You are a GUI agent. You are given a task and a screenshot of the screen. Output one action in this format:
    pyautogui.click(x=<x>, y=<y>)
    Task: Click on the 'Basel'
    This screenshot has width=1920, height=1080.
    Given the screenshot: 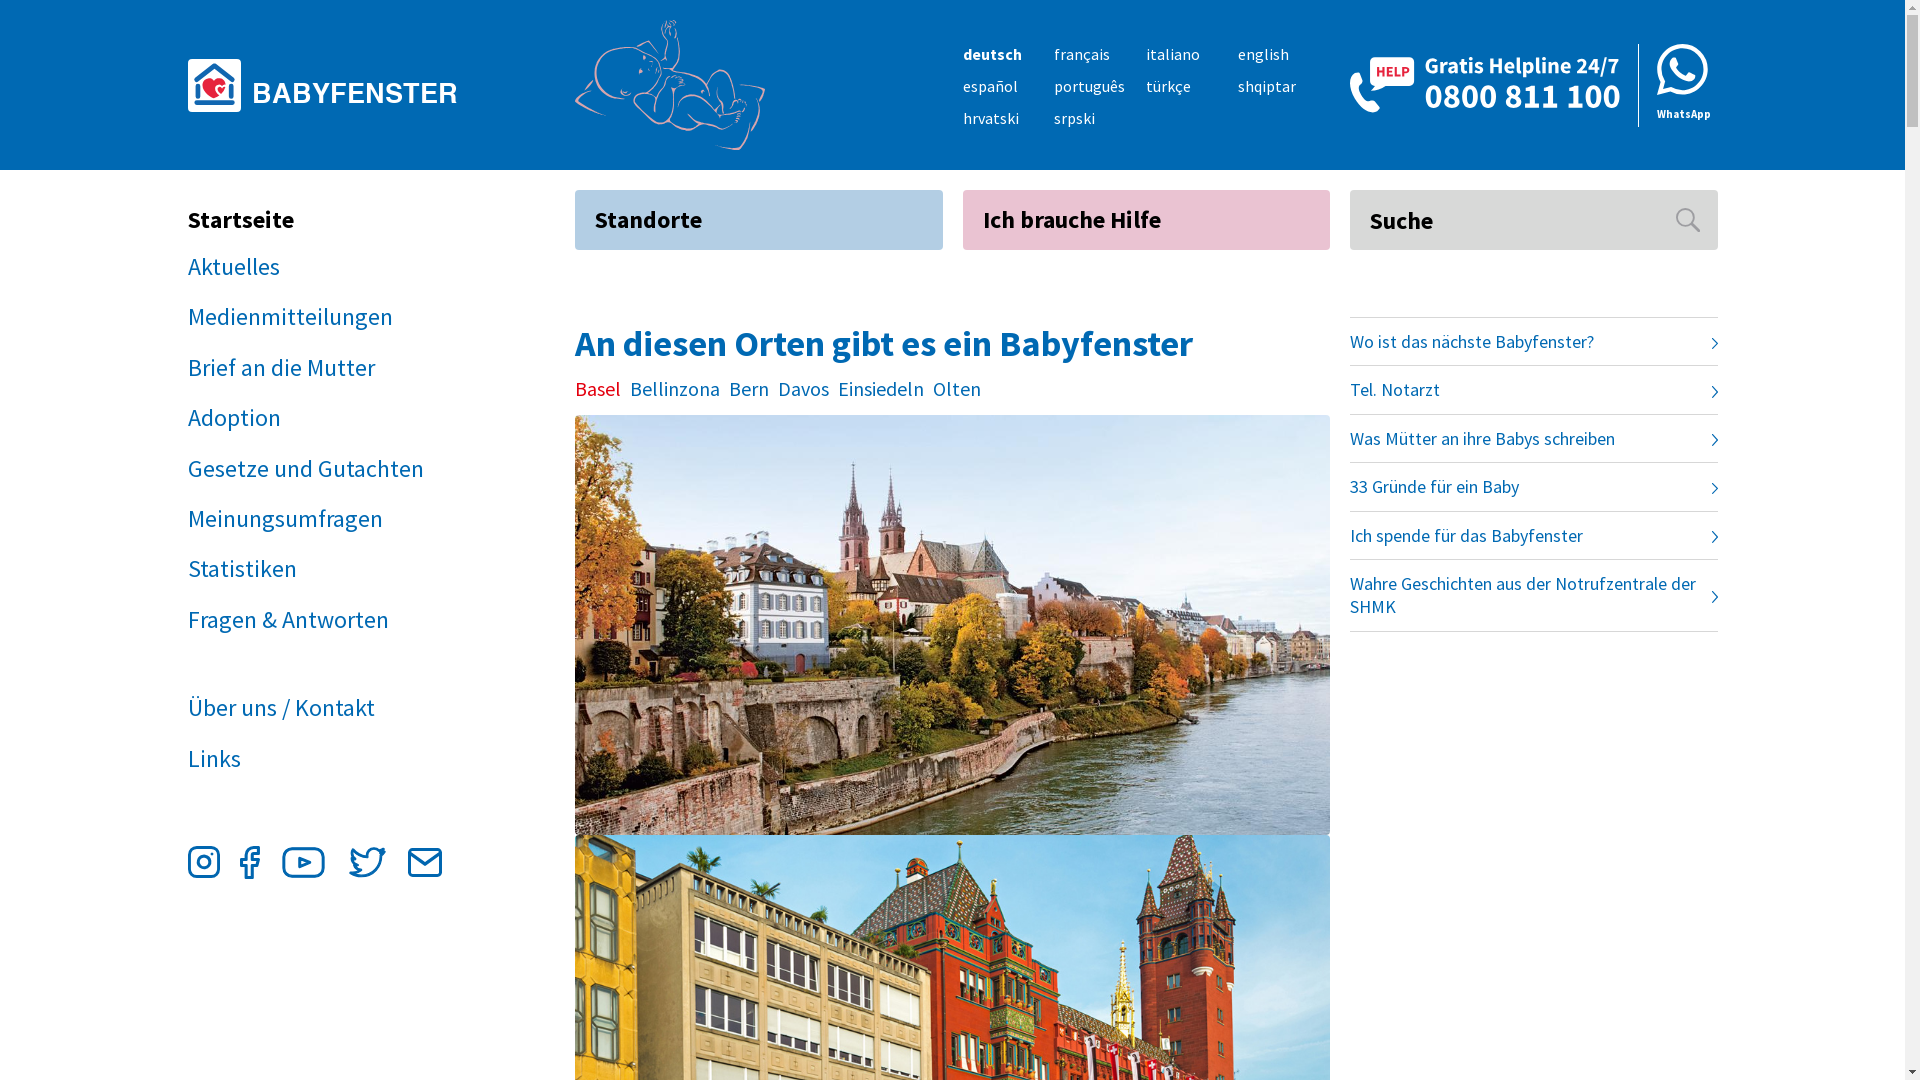 What is the action you would take?
    pyautogui.click(x=597, y=389)
    